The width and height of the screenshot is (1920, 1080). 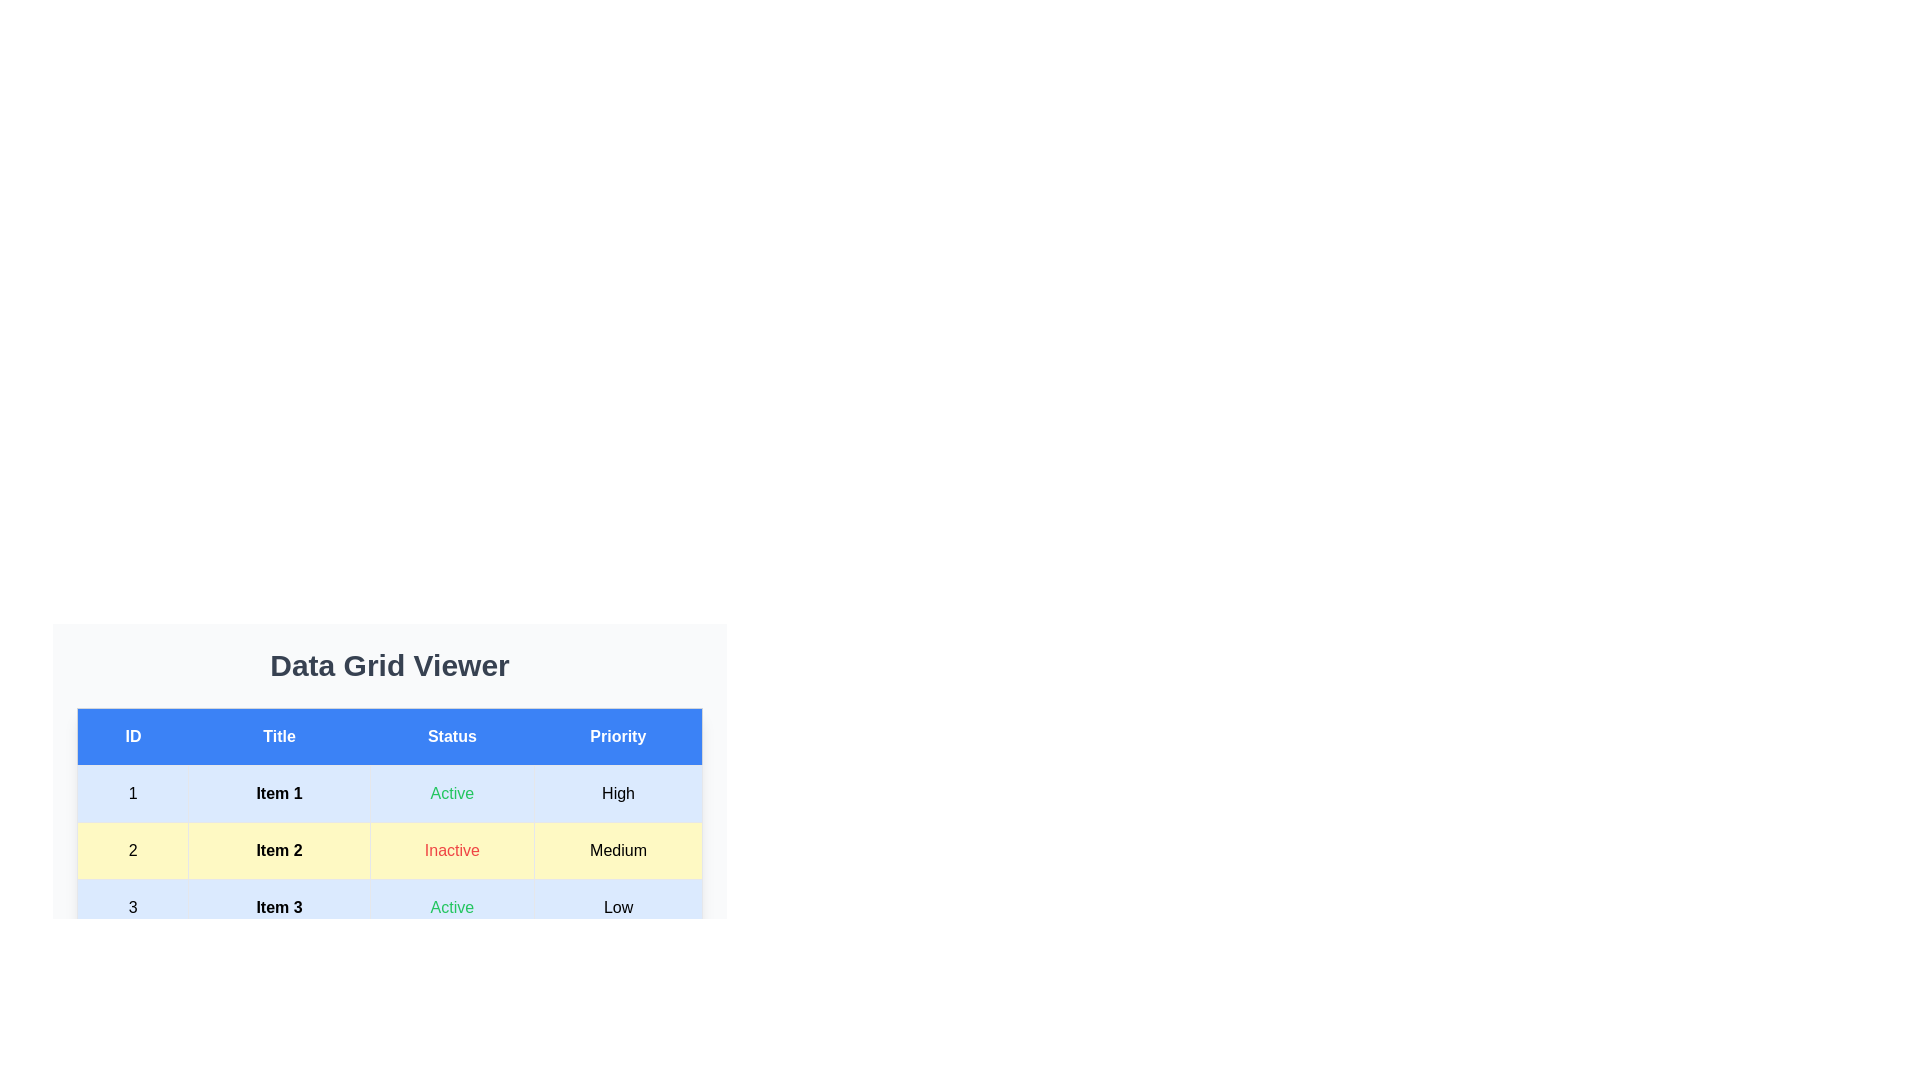 What do you see at coordinates (132, 736) in the screenshot?
I see `the column header ID to sort the table by that column` at bounding box center [132, 736].